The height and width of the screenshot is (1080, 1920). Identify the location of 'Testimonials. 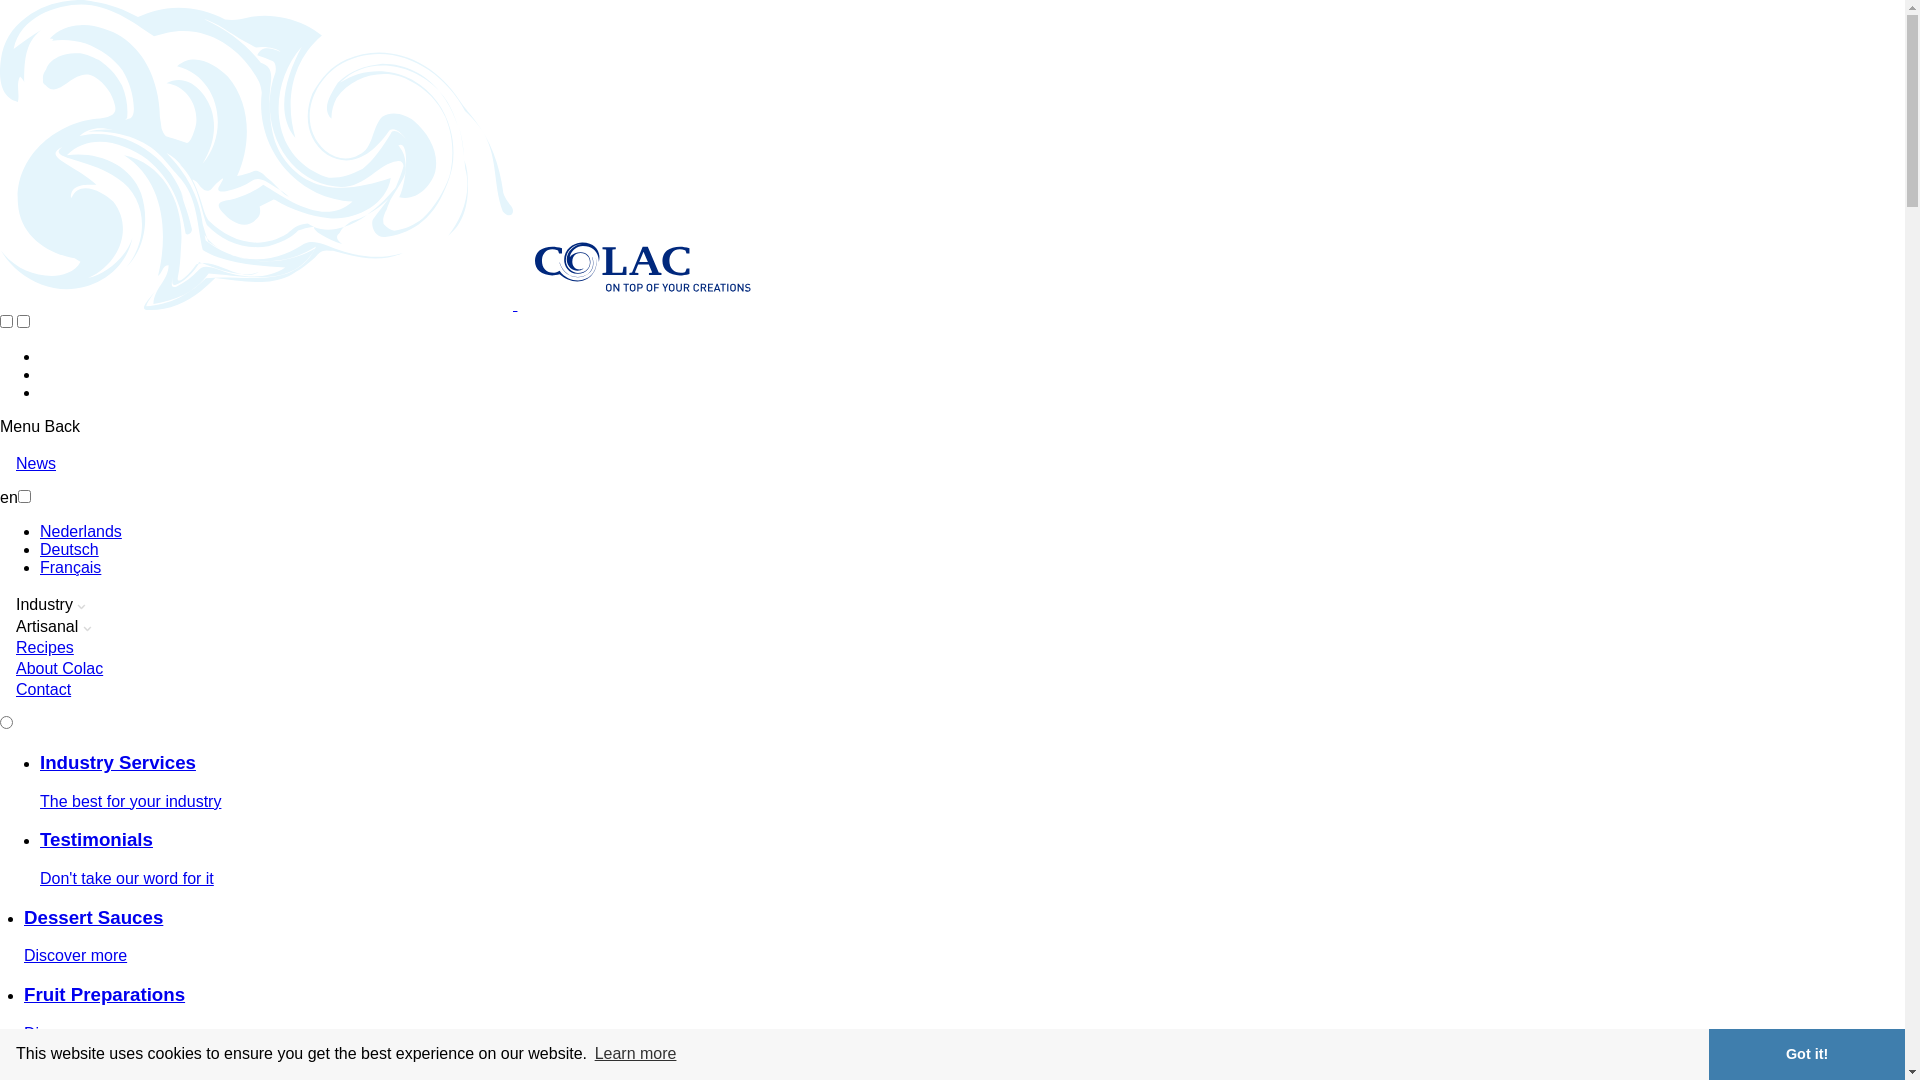
(972, 857).